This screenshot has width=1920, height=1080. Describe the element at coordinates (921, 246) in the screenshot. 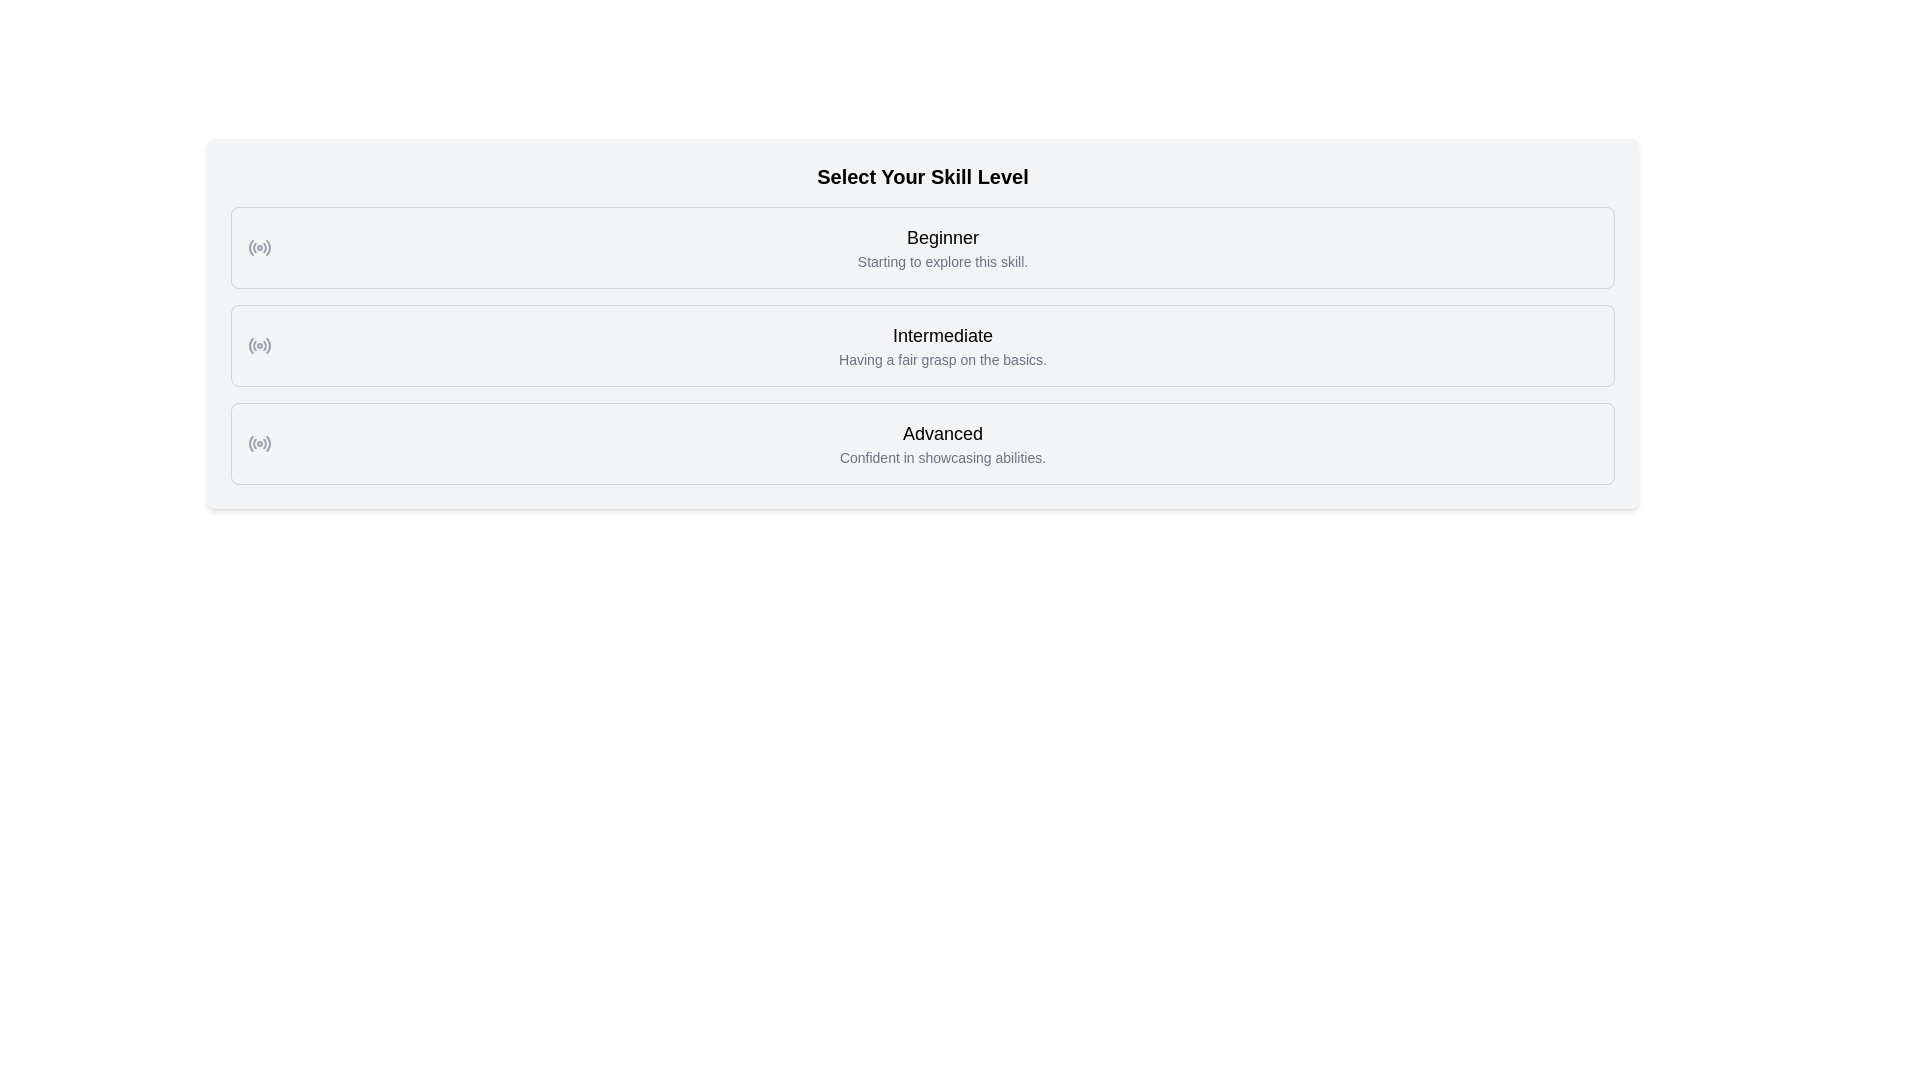

I see `the first selectable button in the skill level selection interface` at that location.